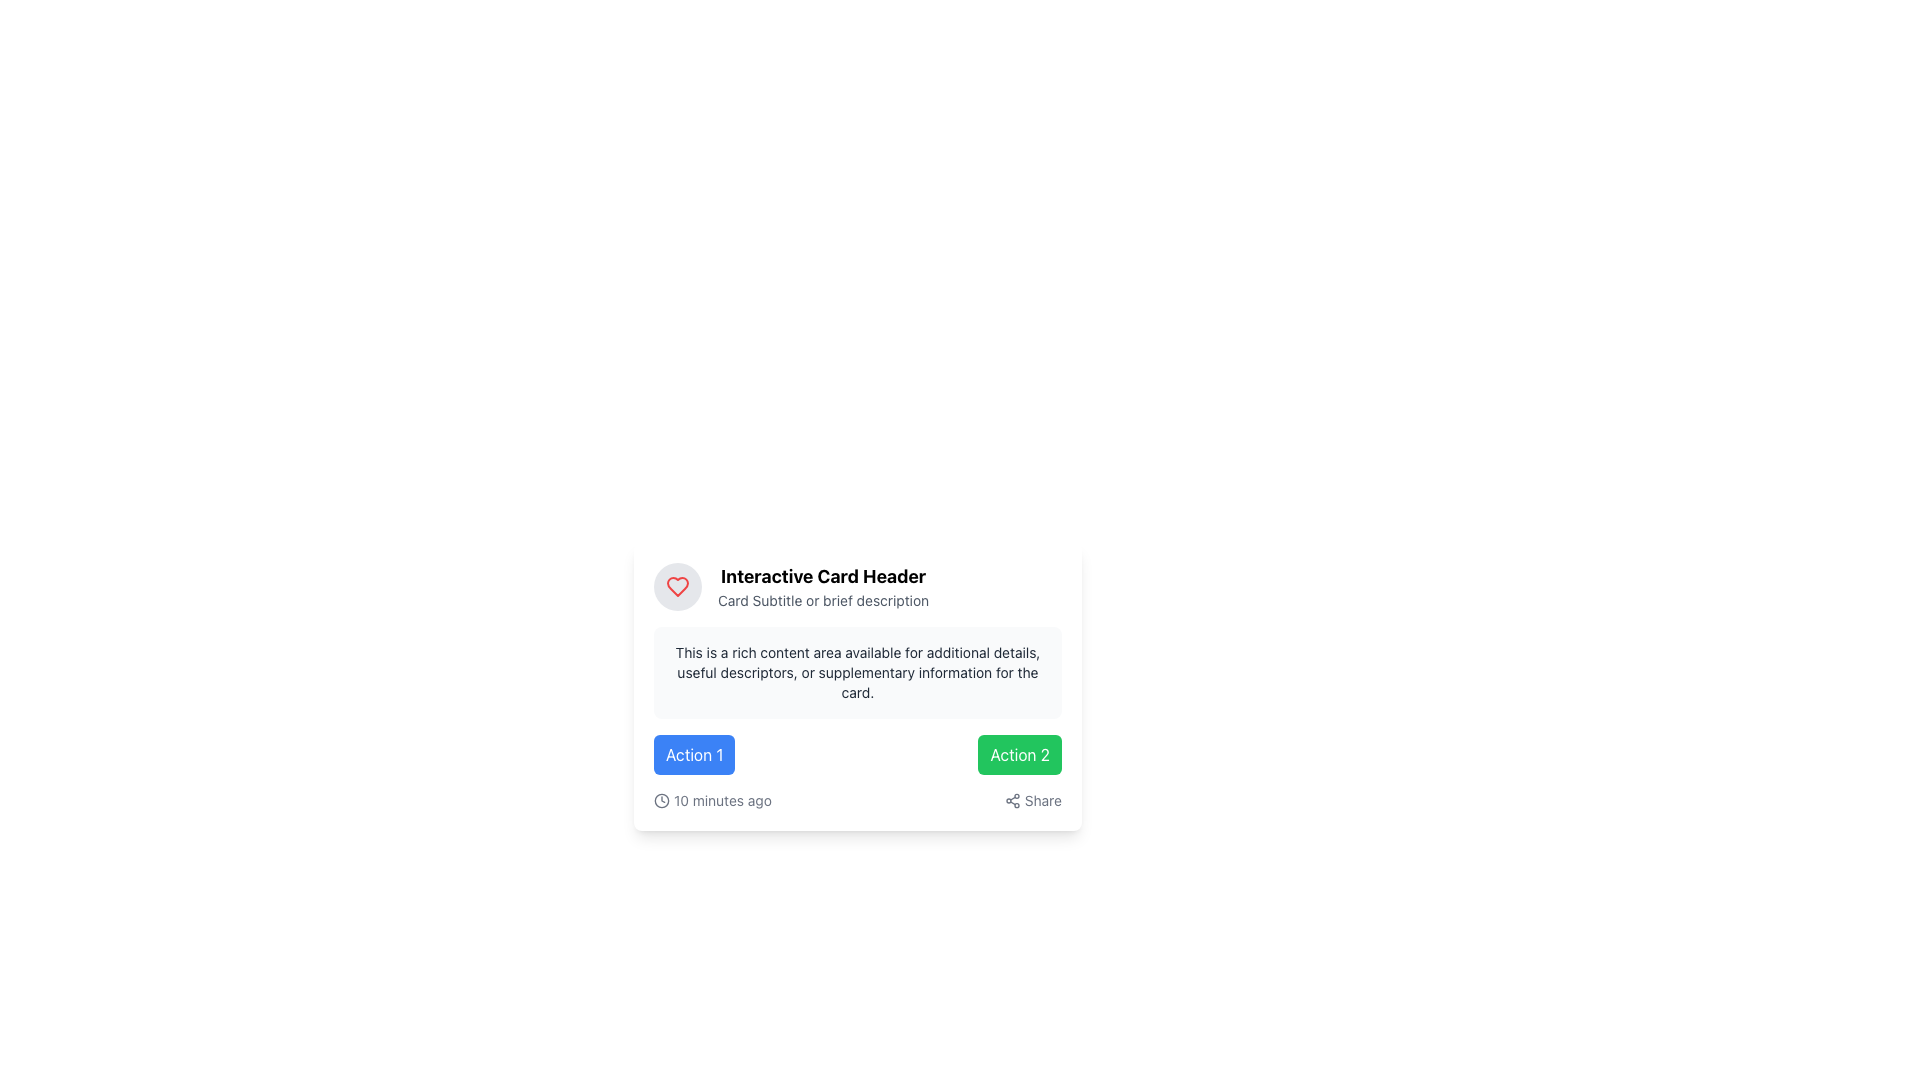 The width and height of the screenshot is (1920, 1080). I want to click on information displayed in the text block with a light gray background, located beneath the card's subtitle text, so click(858, 672).